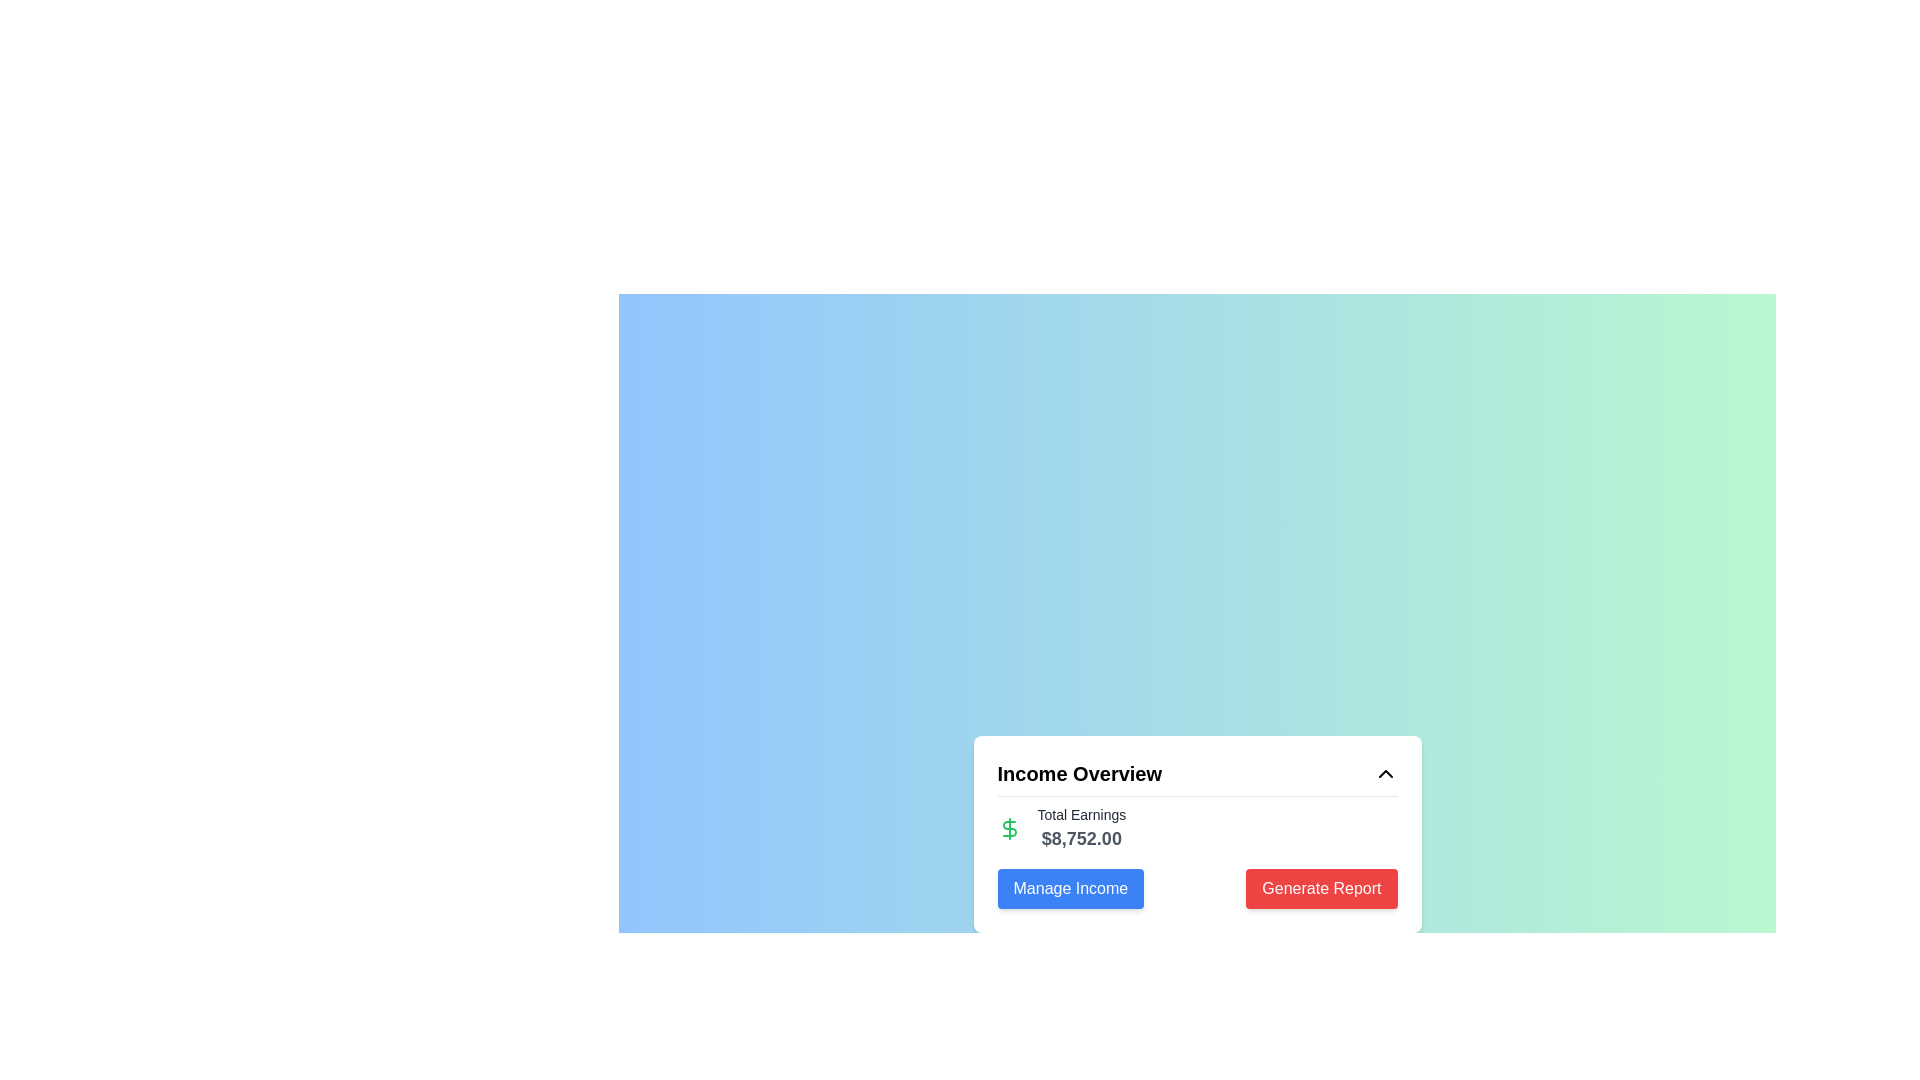  What do you see at coordinates (1080, 838) in the screenshot?
I see `the monetary value '$8,752.00' displayed in bold gray text beneath the label 'Total Earnings' in the financial overview card` at bounding box center [1080, 838].